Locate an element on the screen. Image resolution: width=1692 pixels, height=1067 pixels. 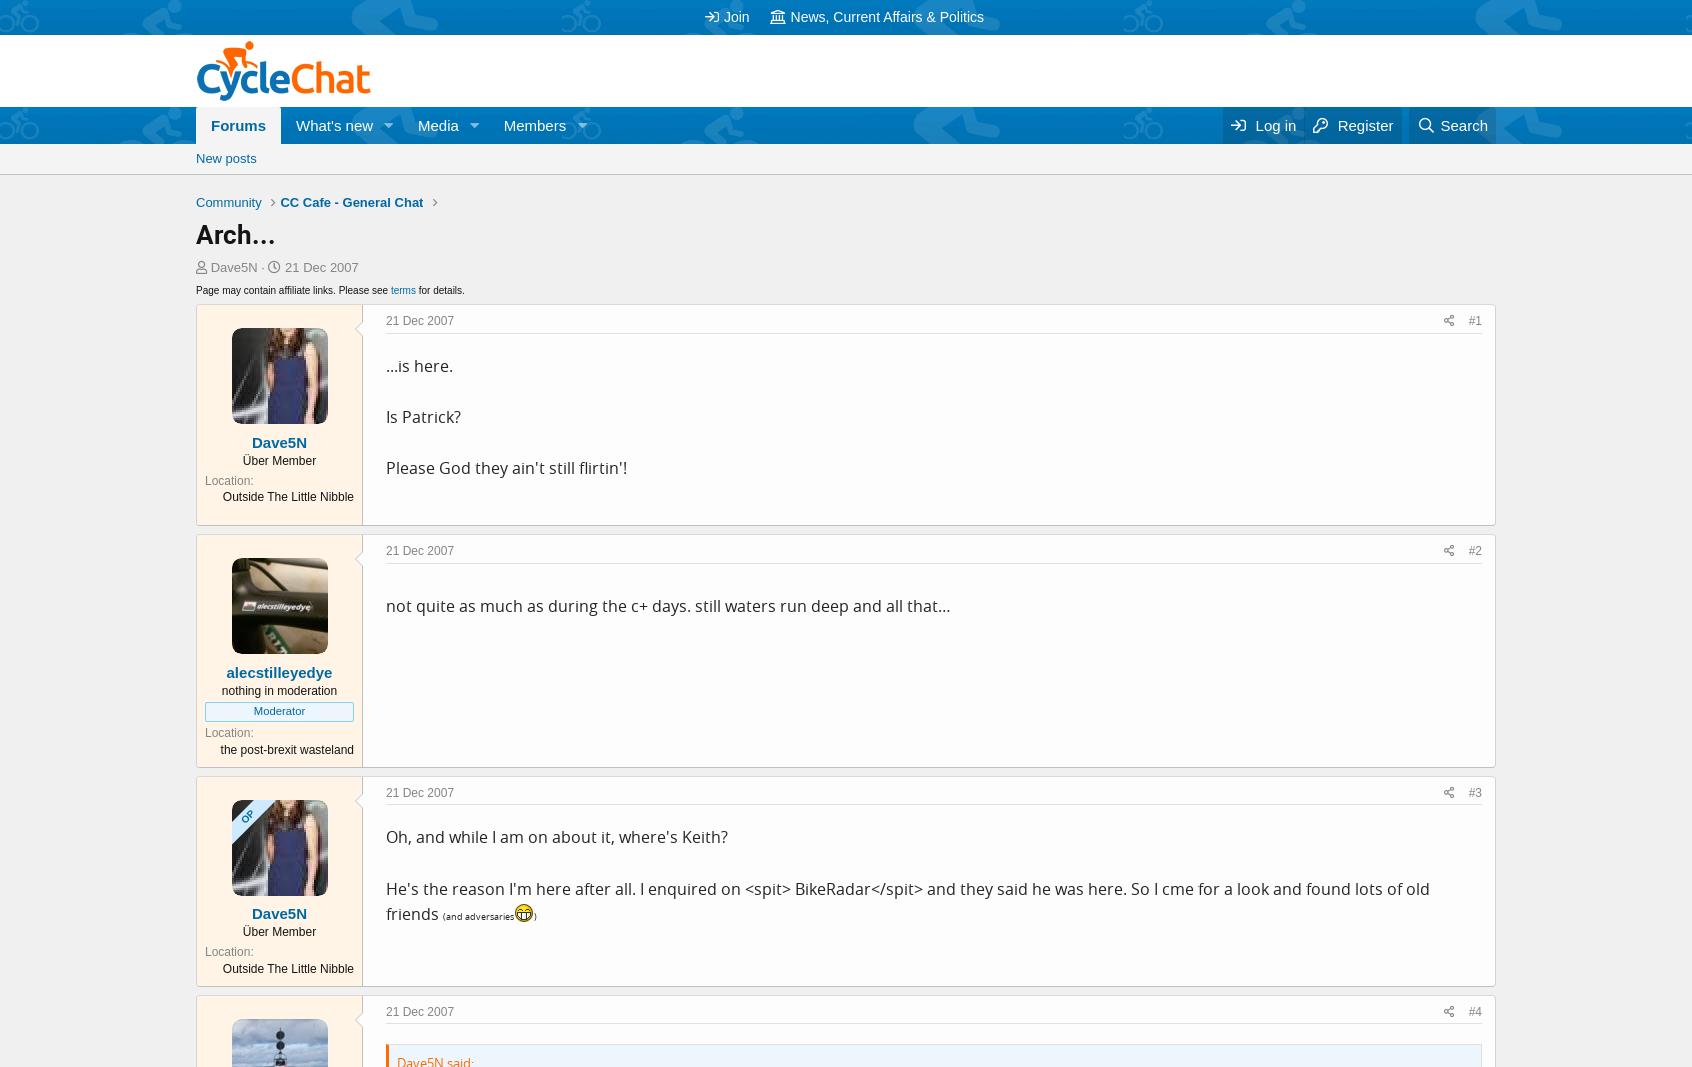
'Moderator' is located at coordinates (252, 711).